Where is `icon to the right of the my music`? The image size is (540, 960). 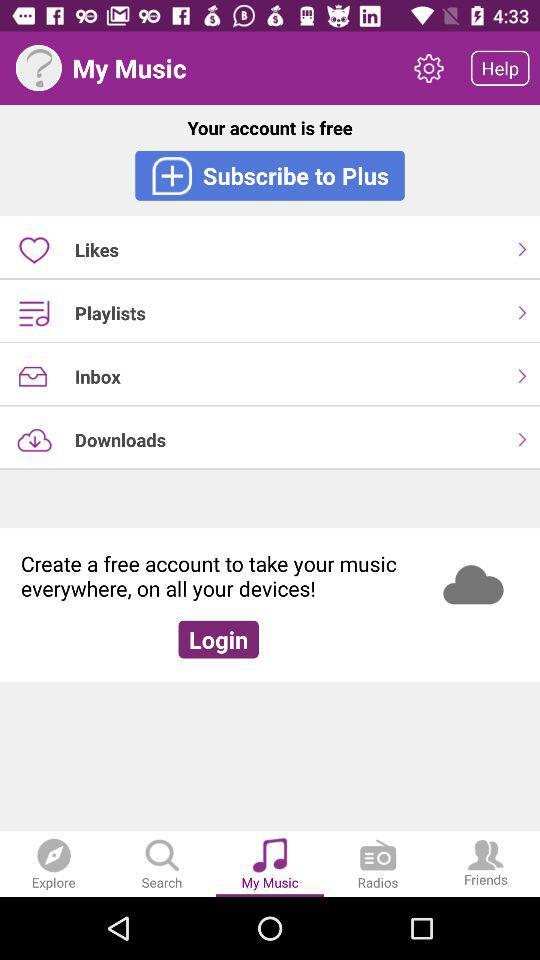 icon to the right of the my music is located at coordinates (427, 68).